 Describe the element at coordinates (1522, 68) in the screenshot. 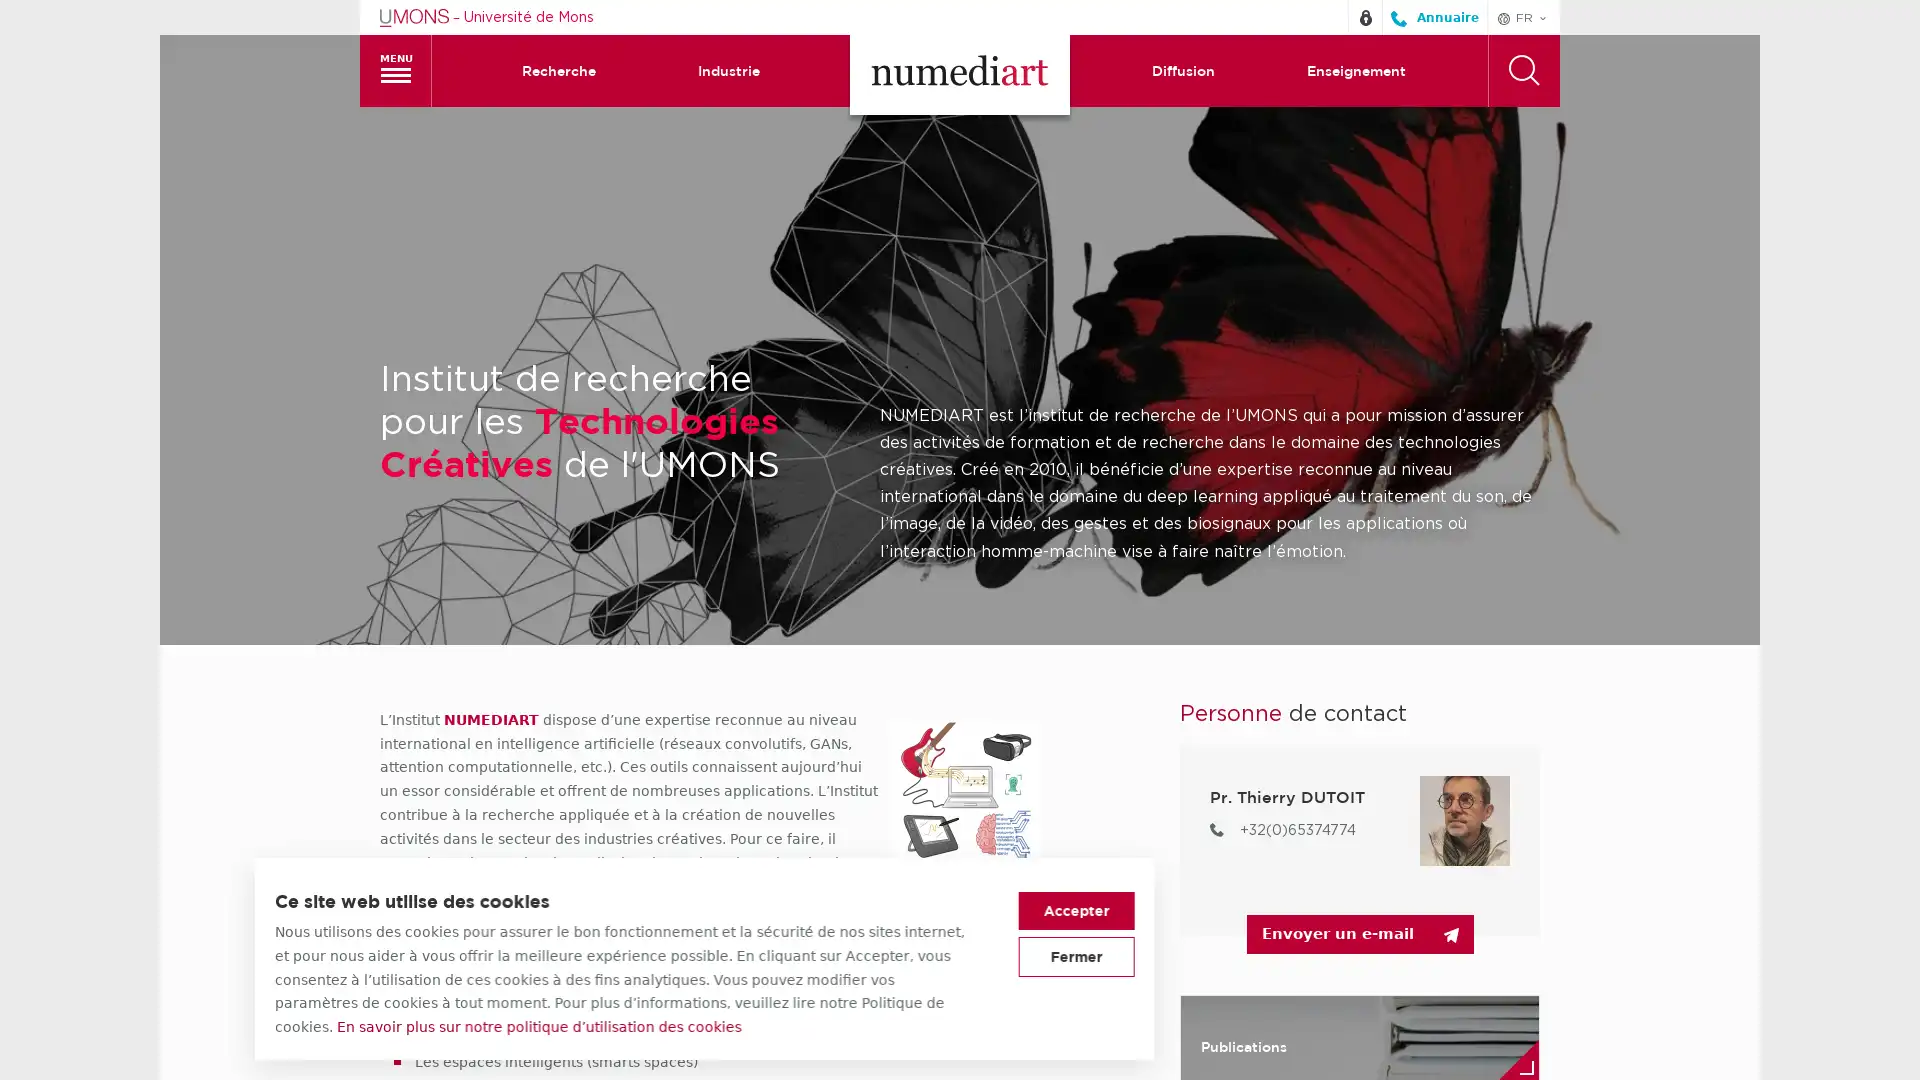

I see `Rechercher` at that location.